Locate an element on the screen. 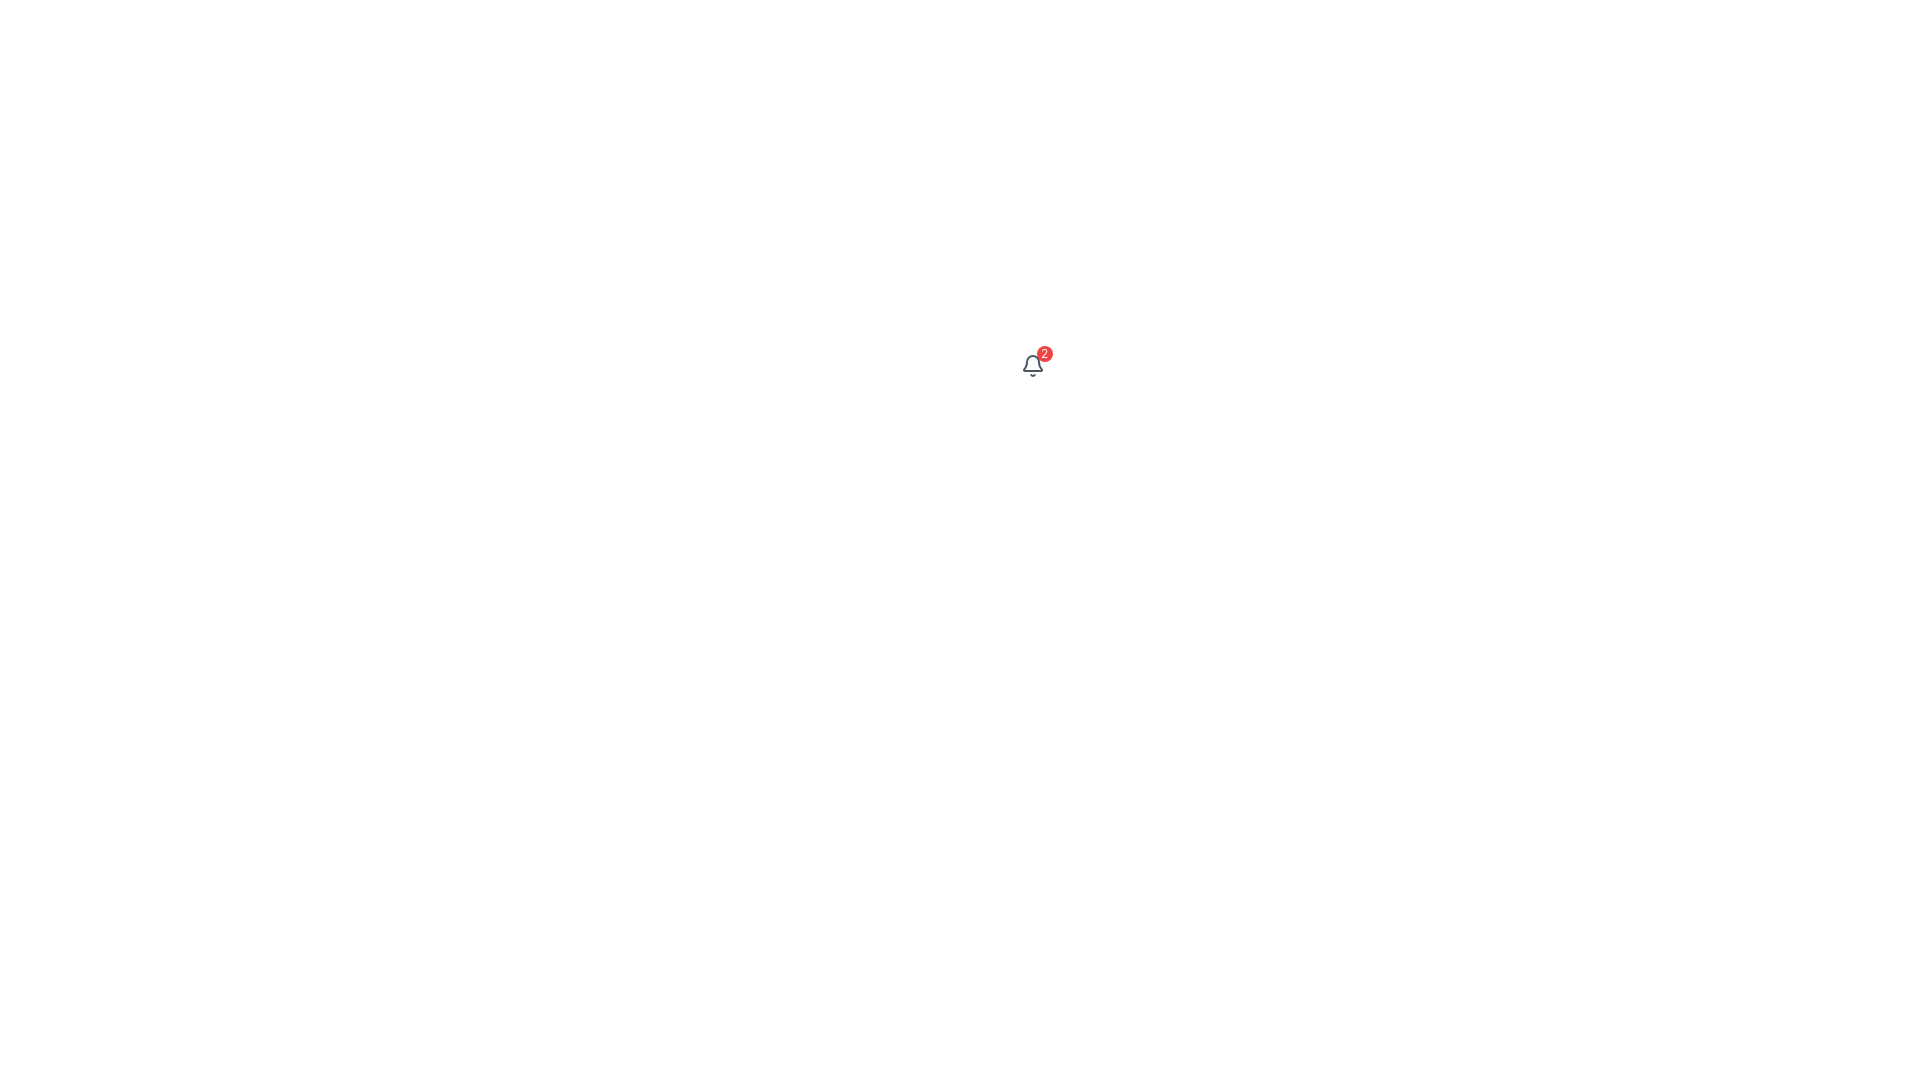 The width and height of the screenshot is (1920, 1080). the text content of the Notification badge indicating two new or pending notifications, positioned at the top-right corner overlapping the bell icon is located at coordinates (1043, 353).